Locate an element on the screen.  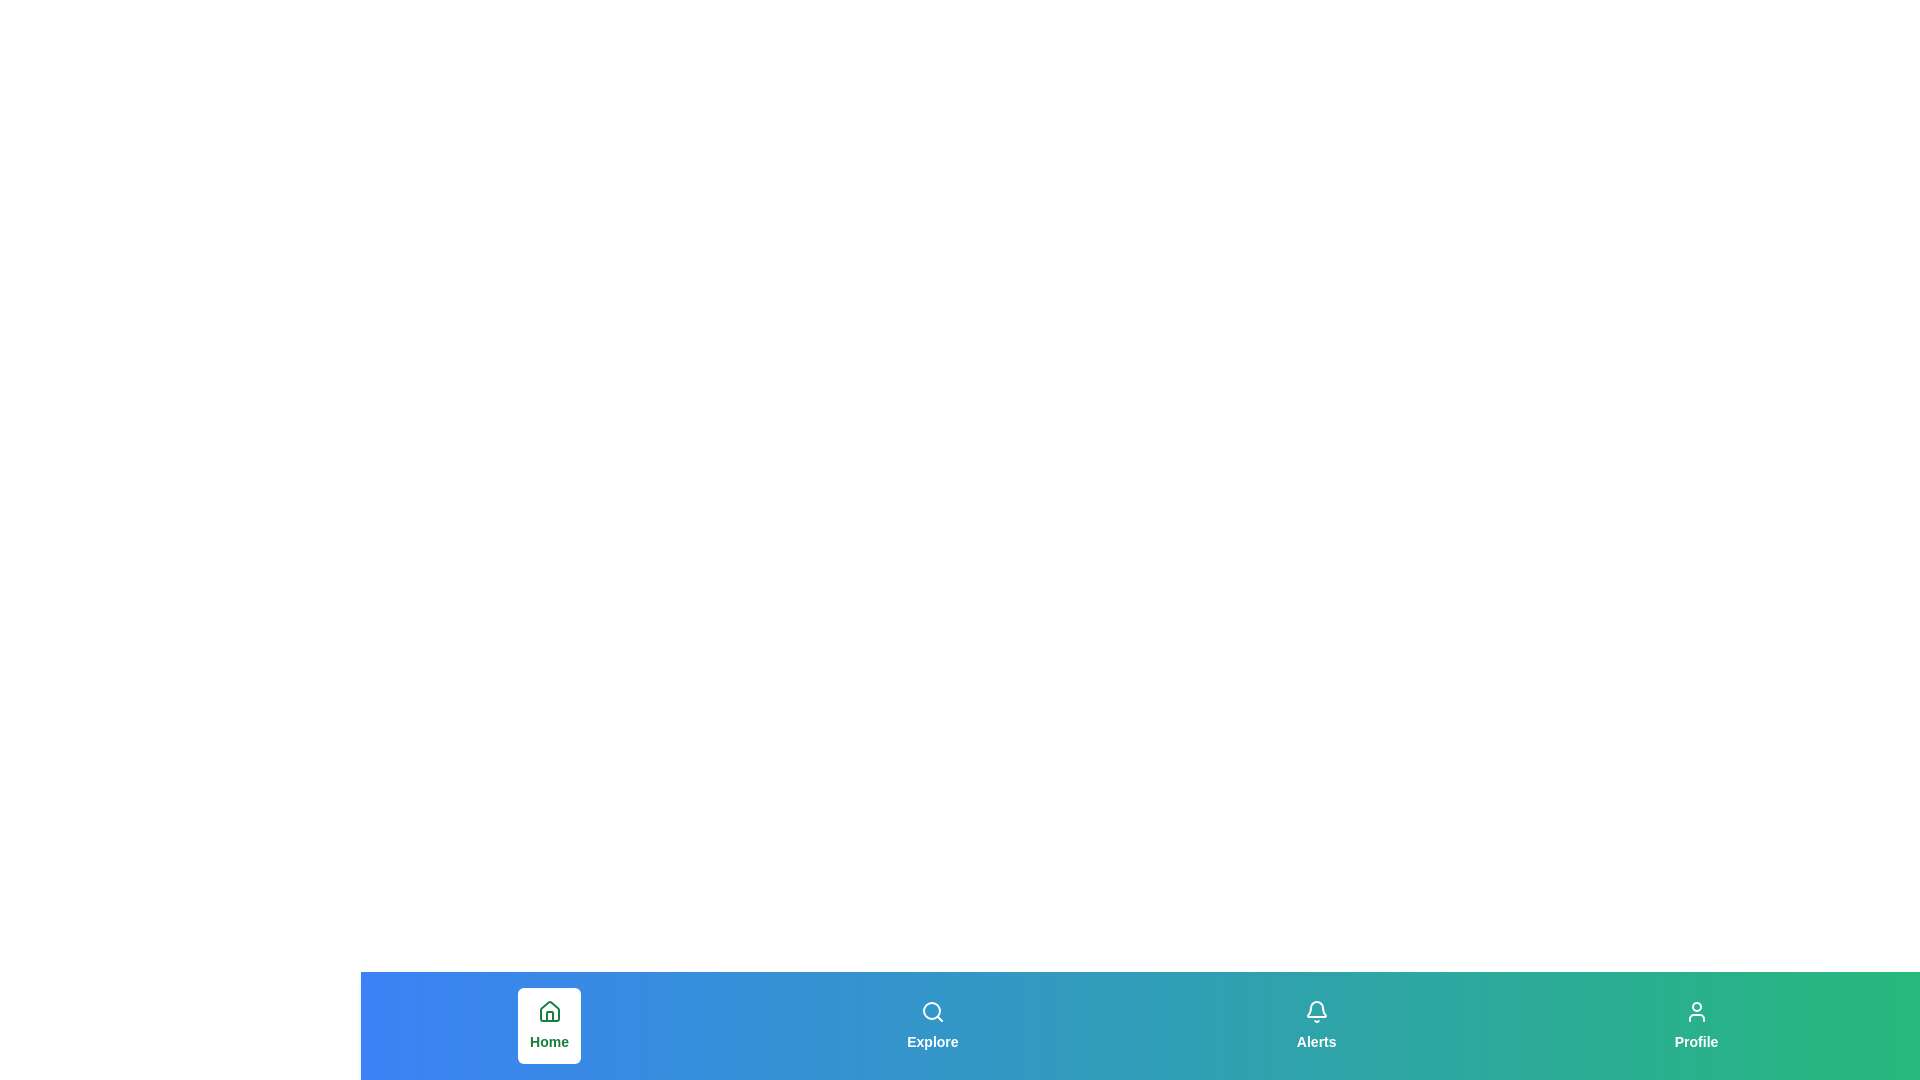
the tab corresponding to Alerts is located at coordinates (1316, 1026).